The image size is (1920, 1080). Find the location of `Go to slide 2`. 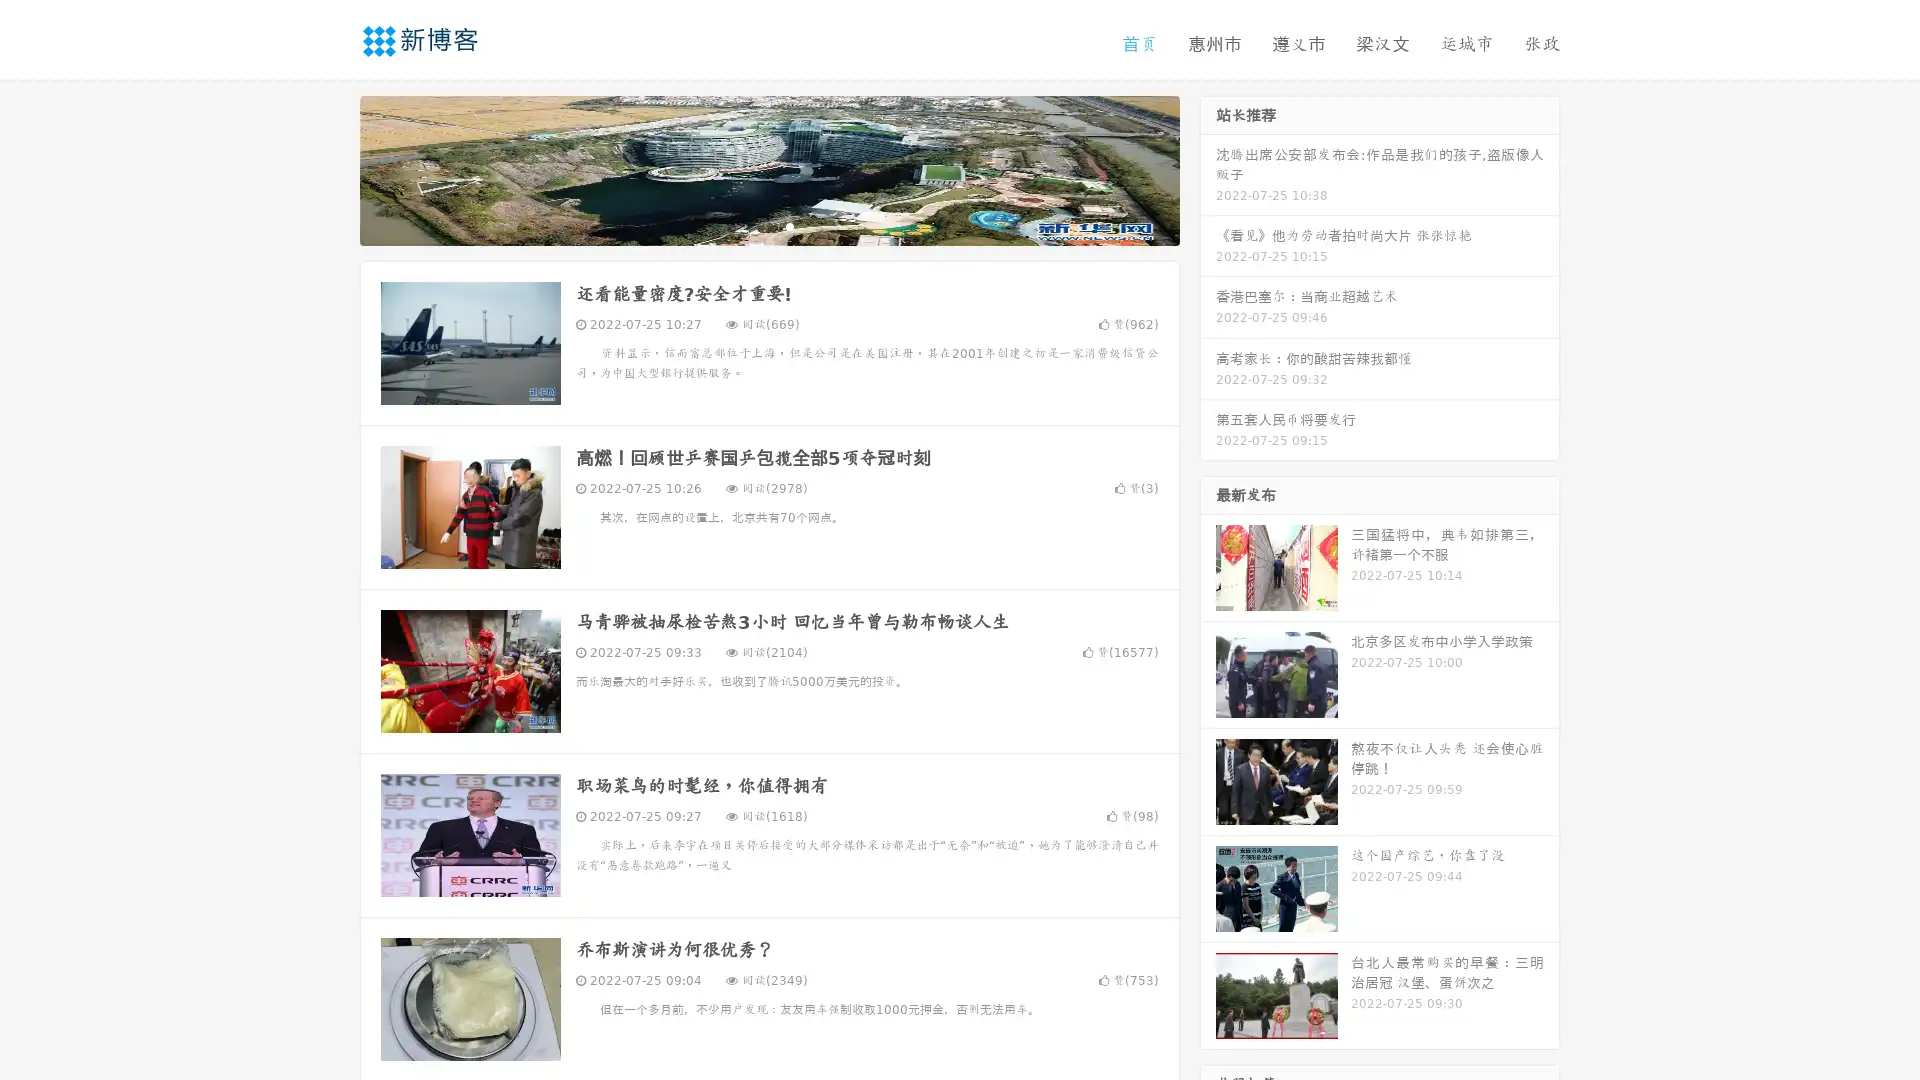

Go to slide 2 is located at coordinates (768, 225).